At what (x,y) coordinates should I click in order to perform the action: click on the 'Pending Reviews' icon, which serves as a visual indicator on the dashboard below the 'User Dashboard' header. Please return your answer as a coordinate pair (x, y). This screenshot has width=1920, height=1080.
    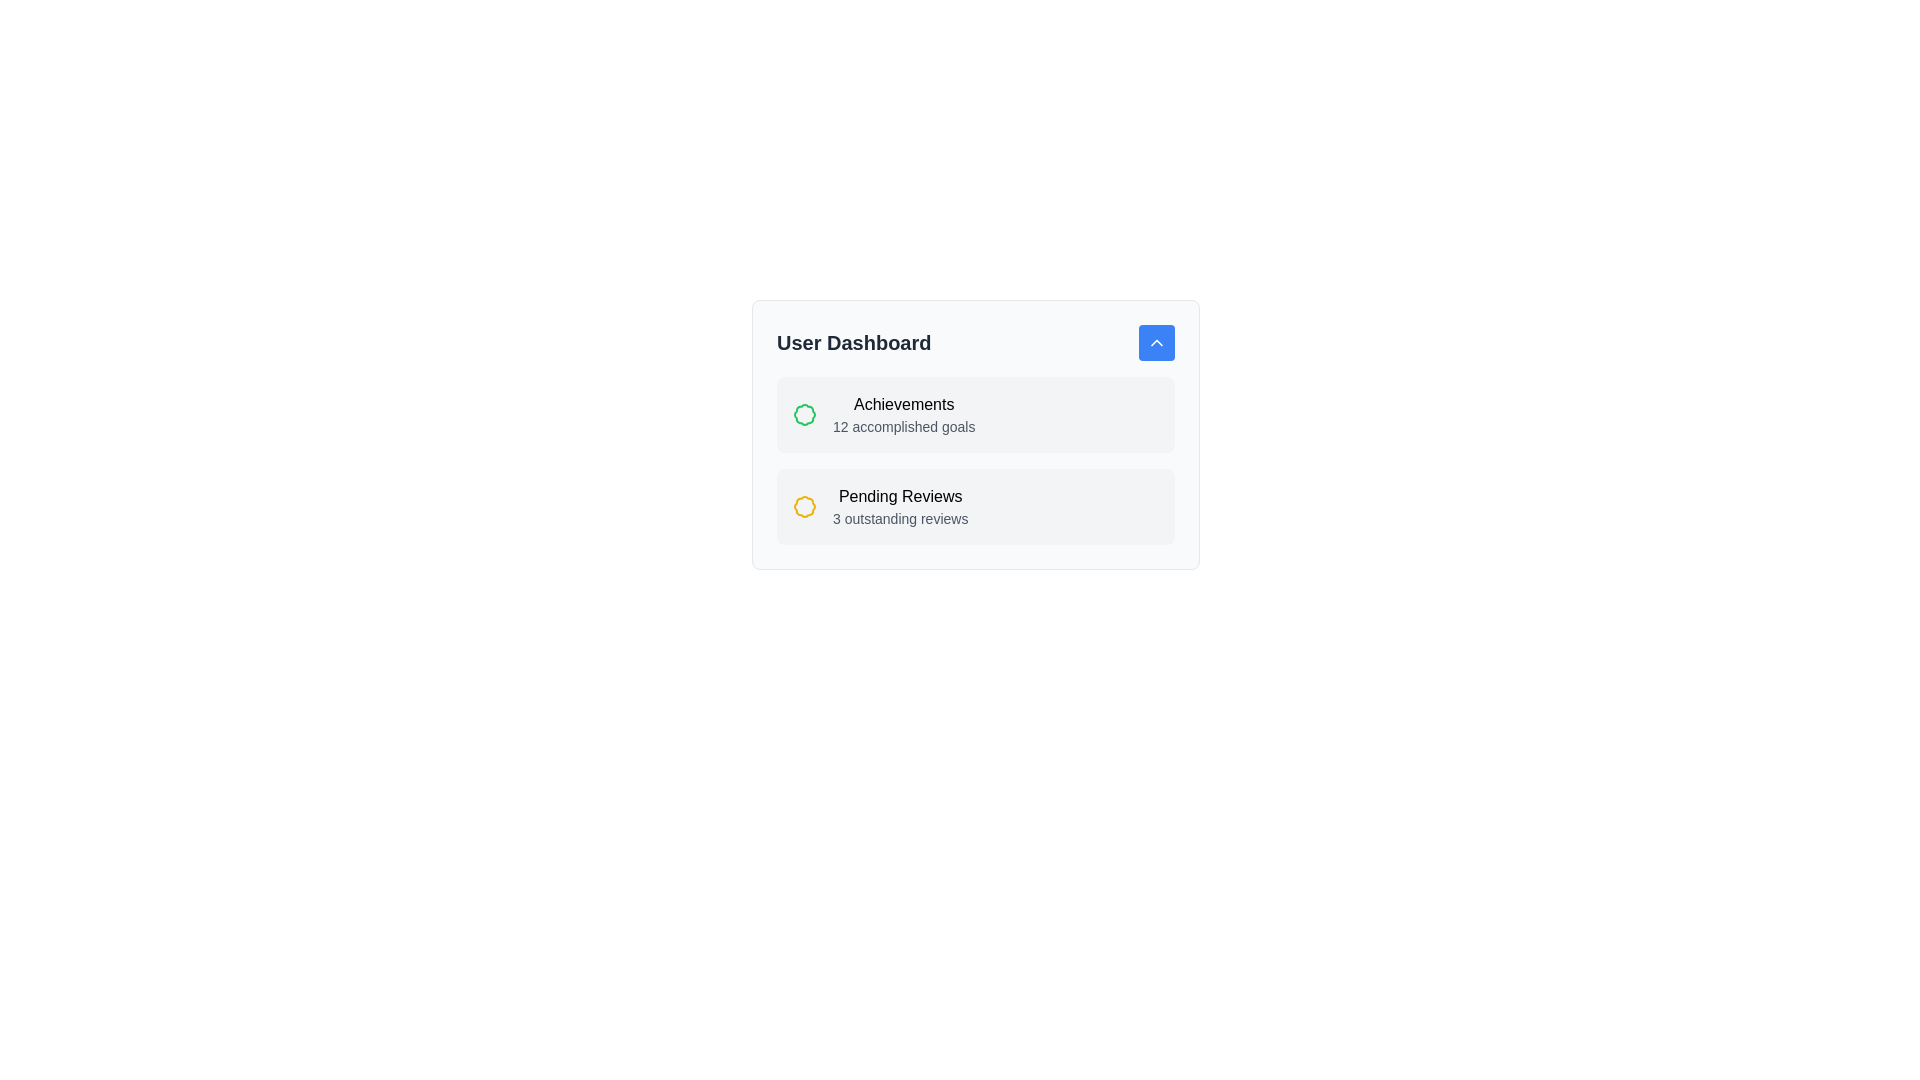
    Looking at the image, I should click on (805, 505).